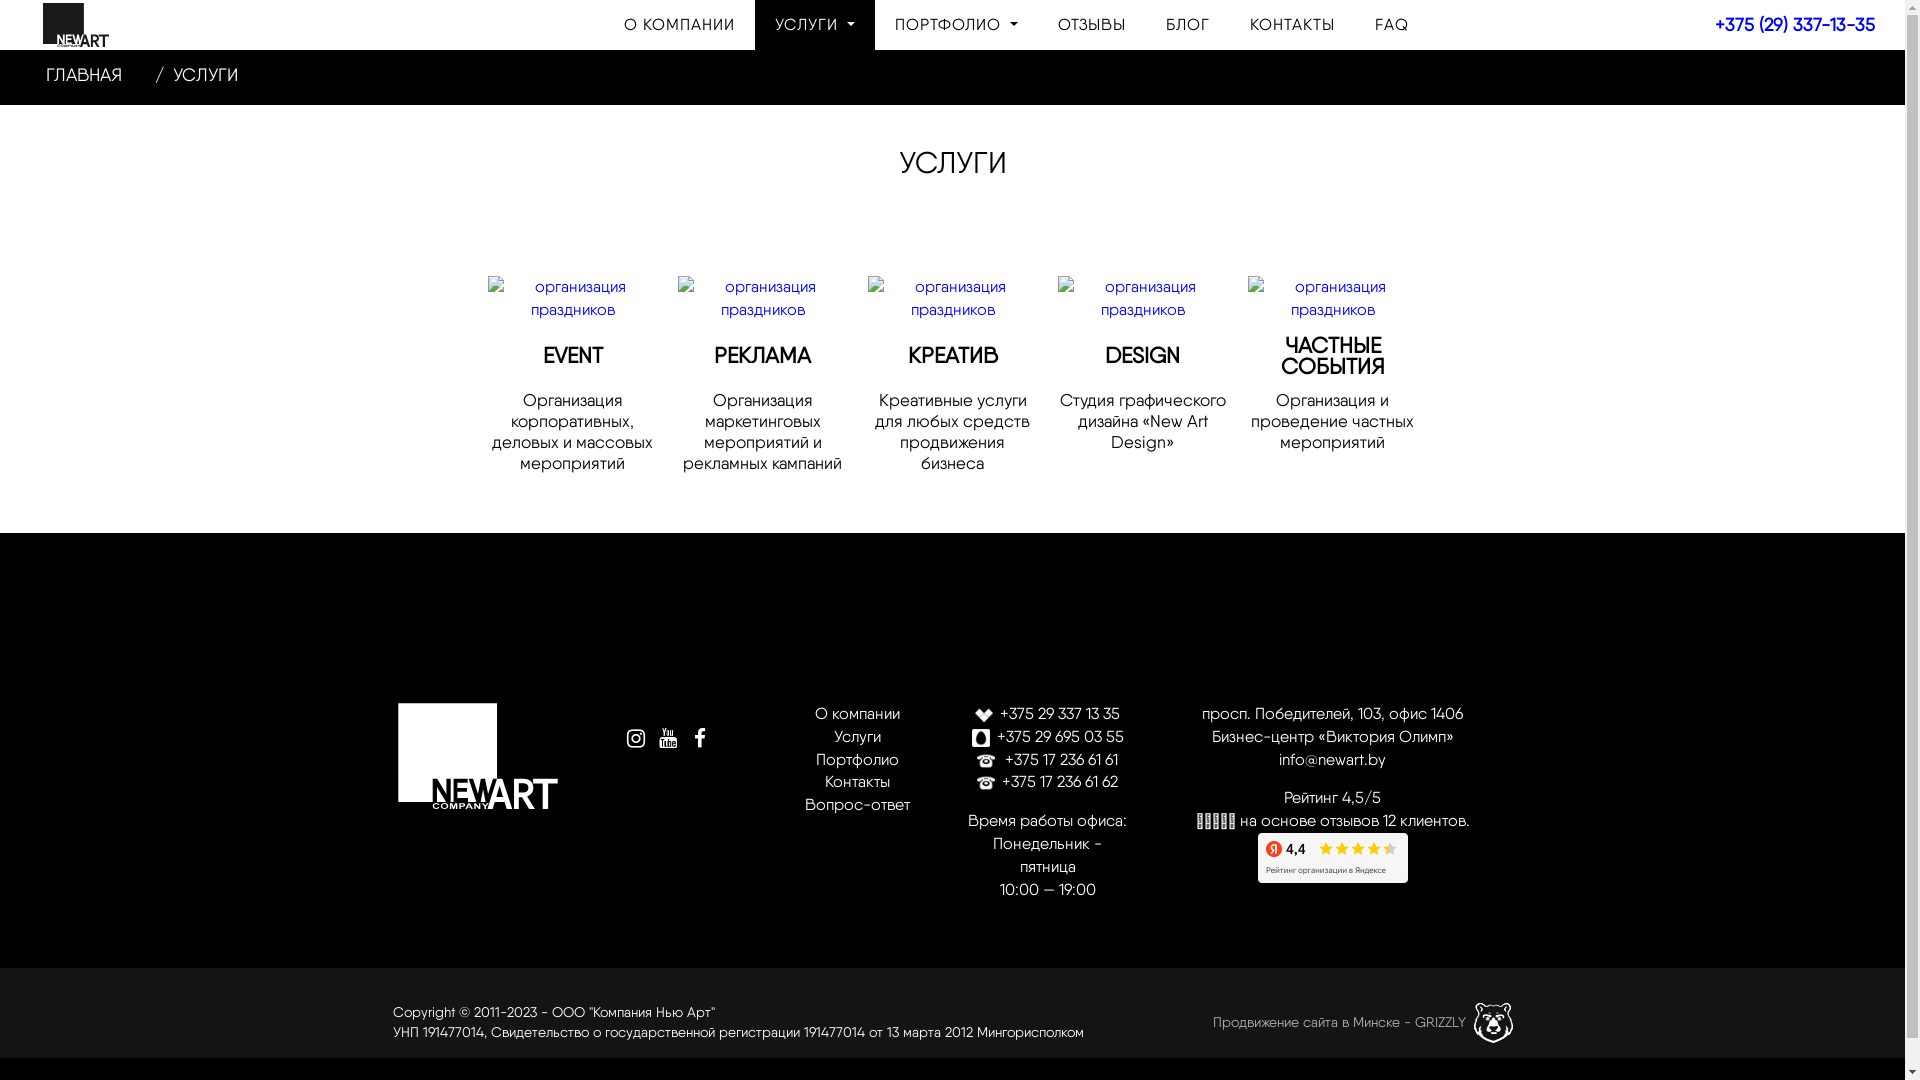 The width and height of the screenshot is (1920, 1080). I want to click on 'FAQ', so click(1391, 24).